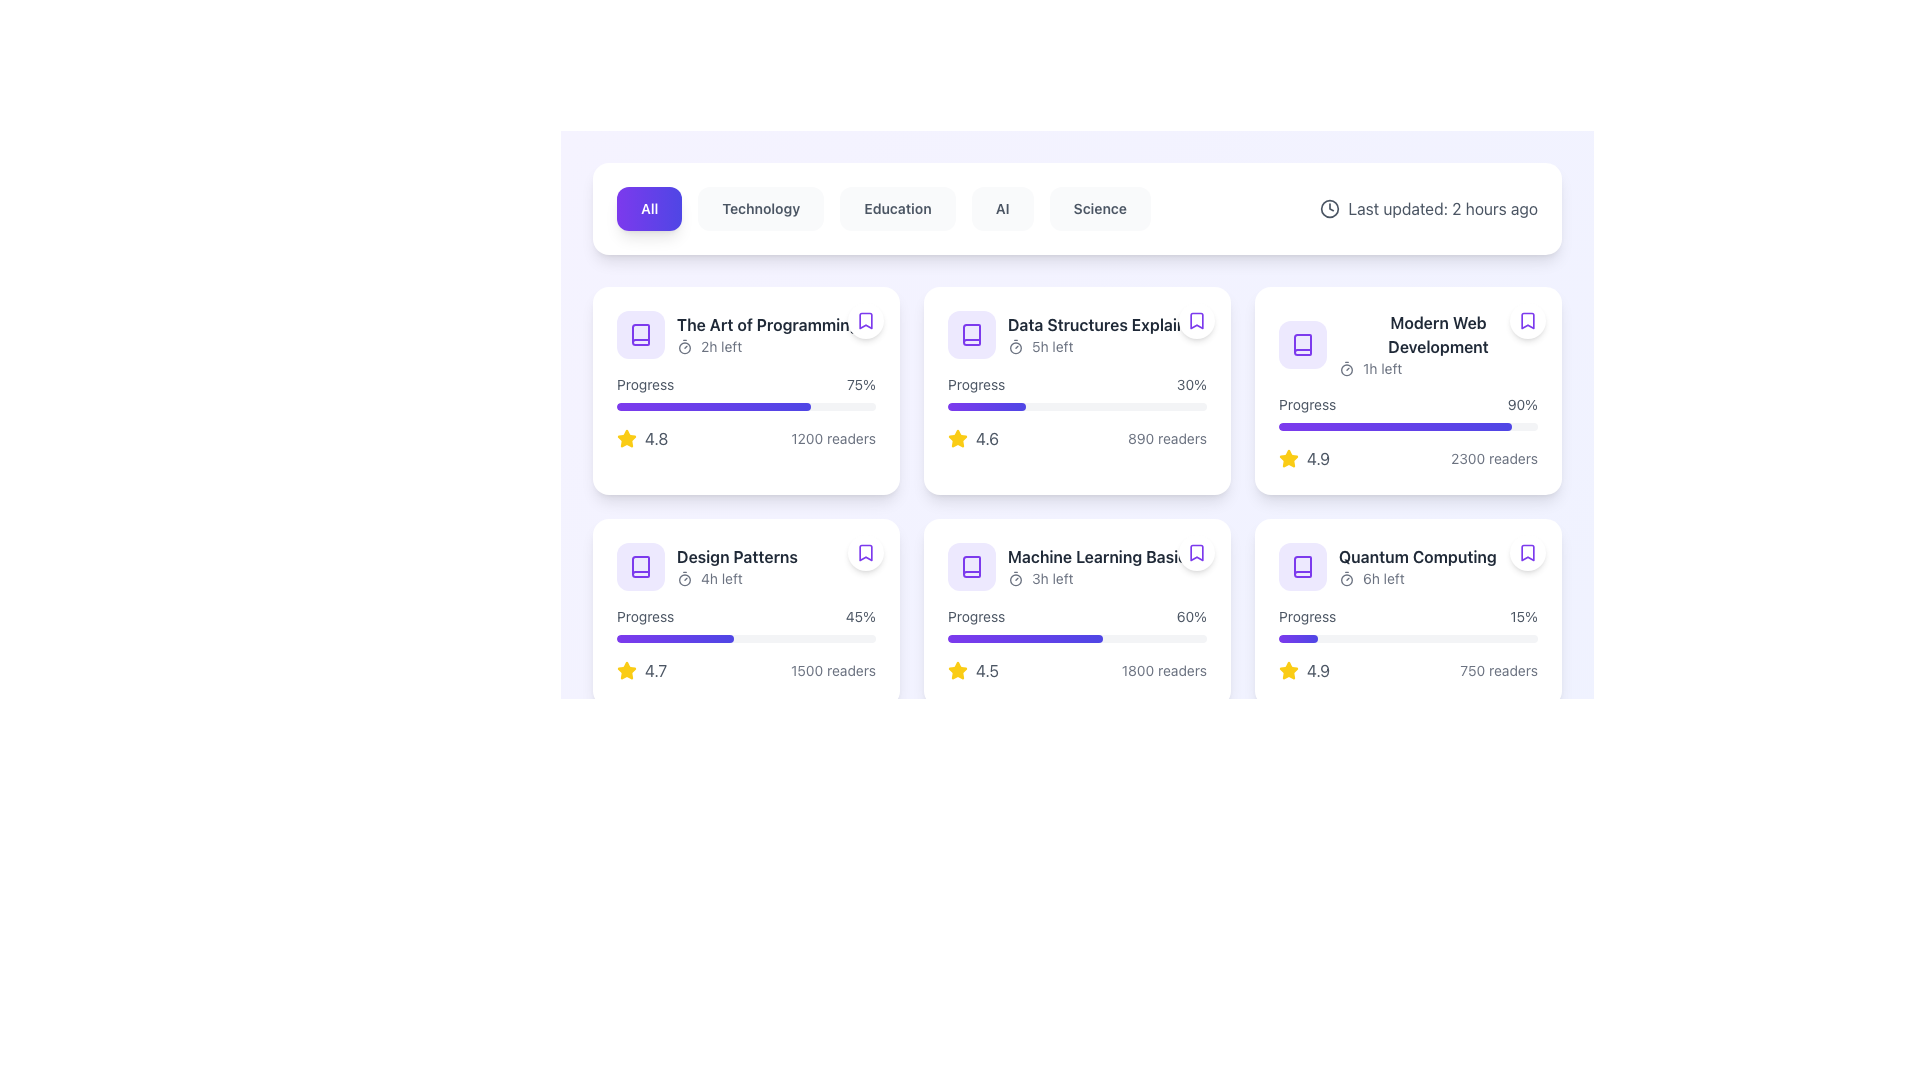 This screenshot has width=1920, height=1080. I want to click on the horizontal progress bar with a gradient color transitioning from violet to indigo, located centrally in the progress section of the 'Modern Web Development' card, so click(1394, 426).